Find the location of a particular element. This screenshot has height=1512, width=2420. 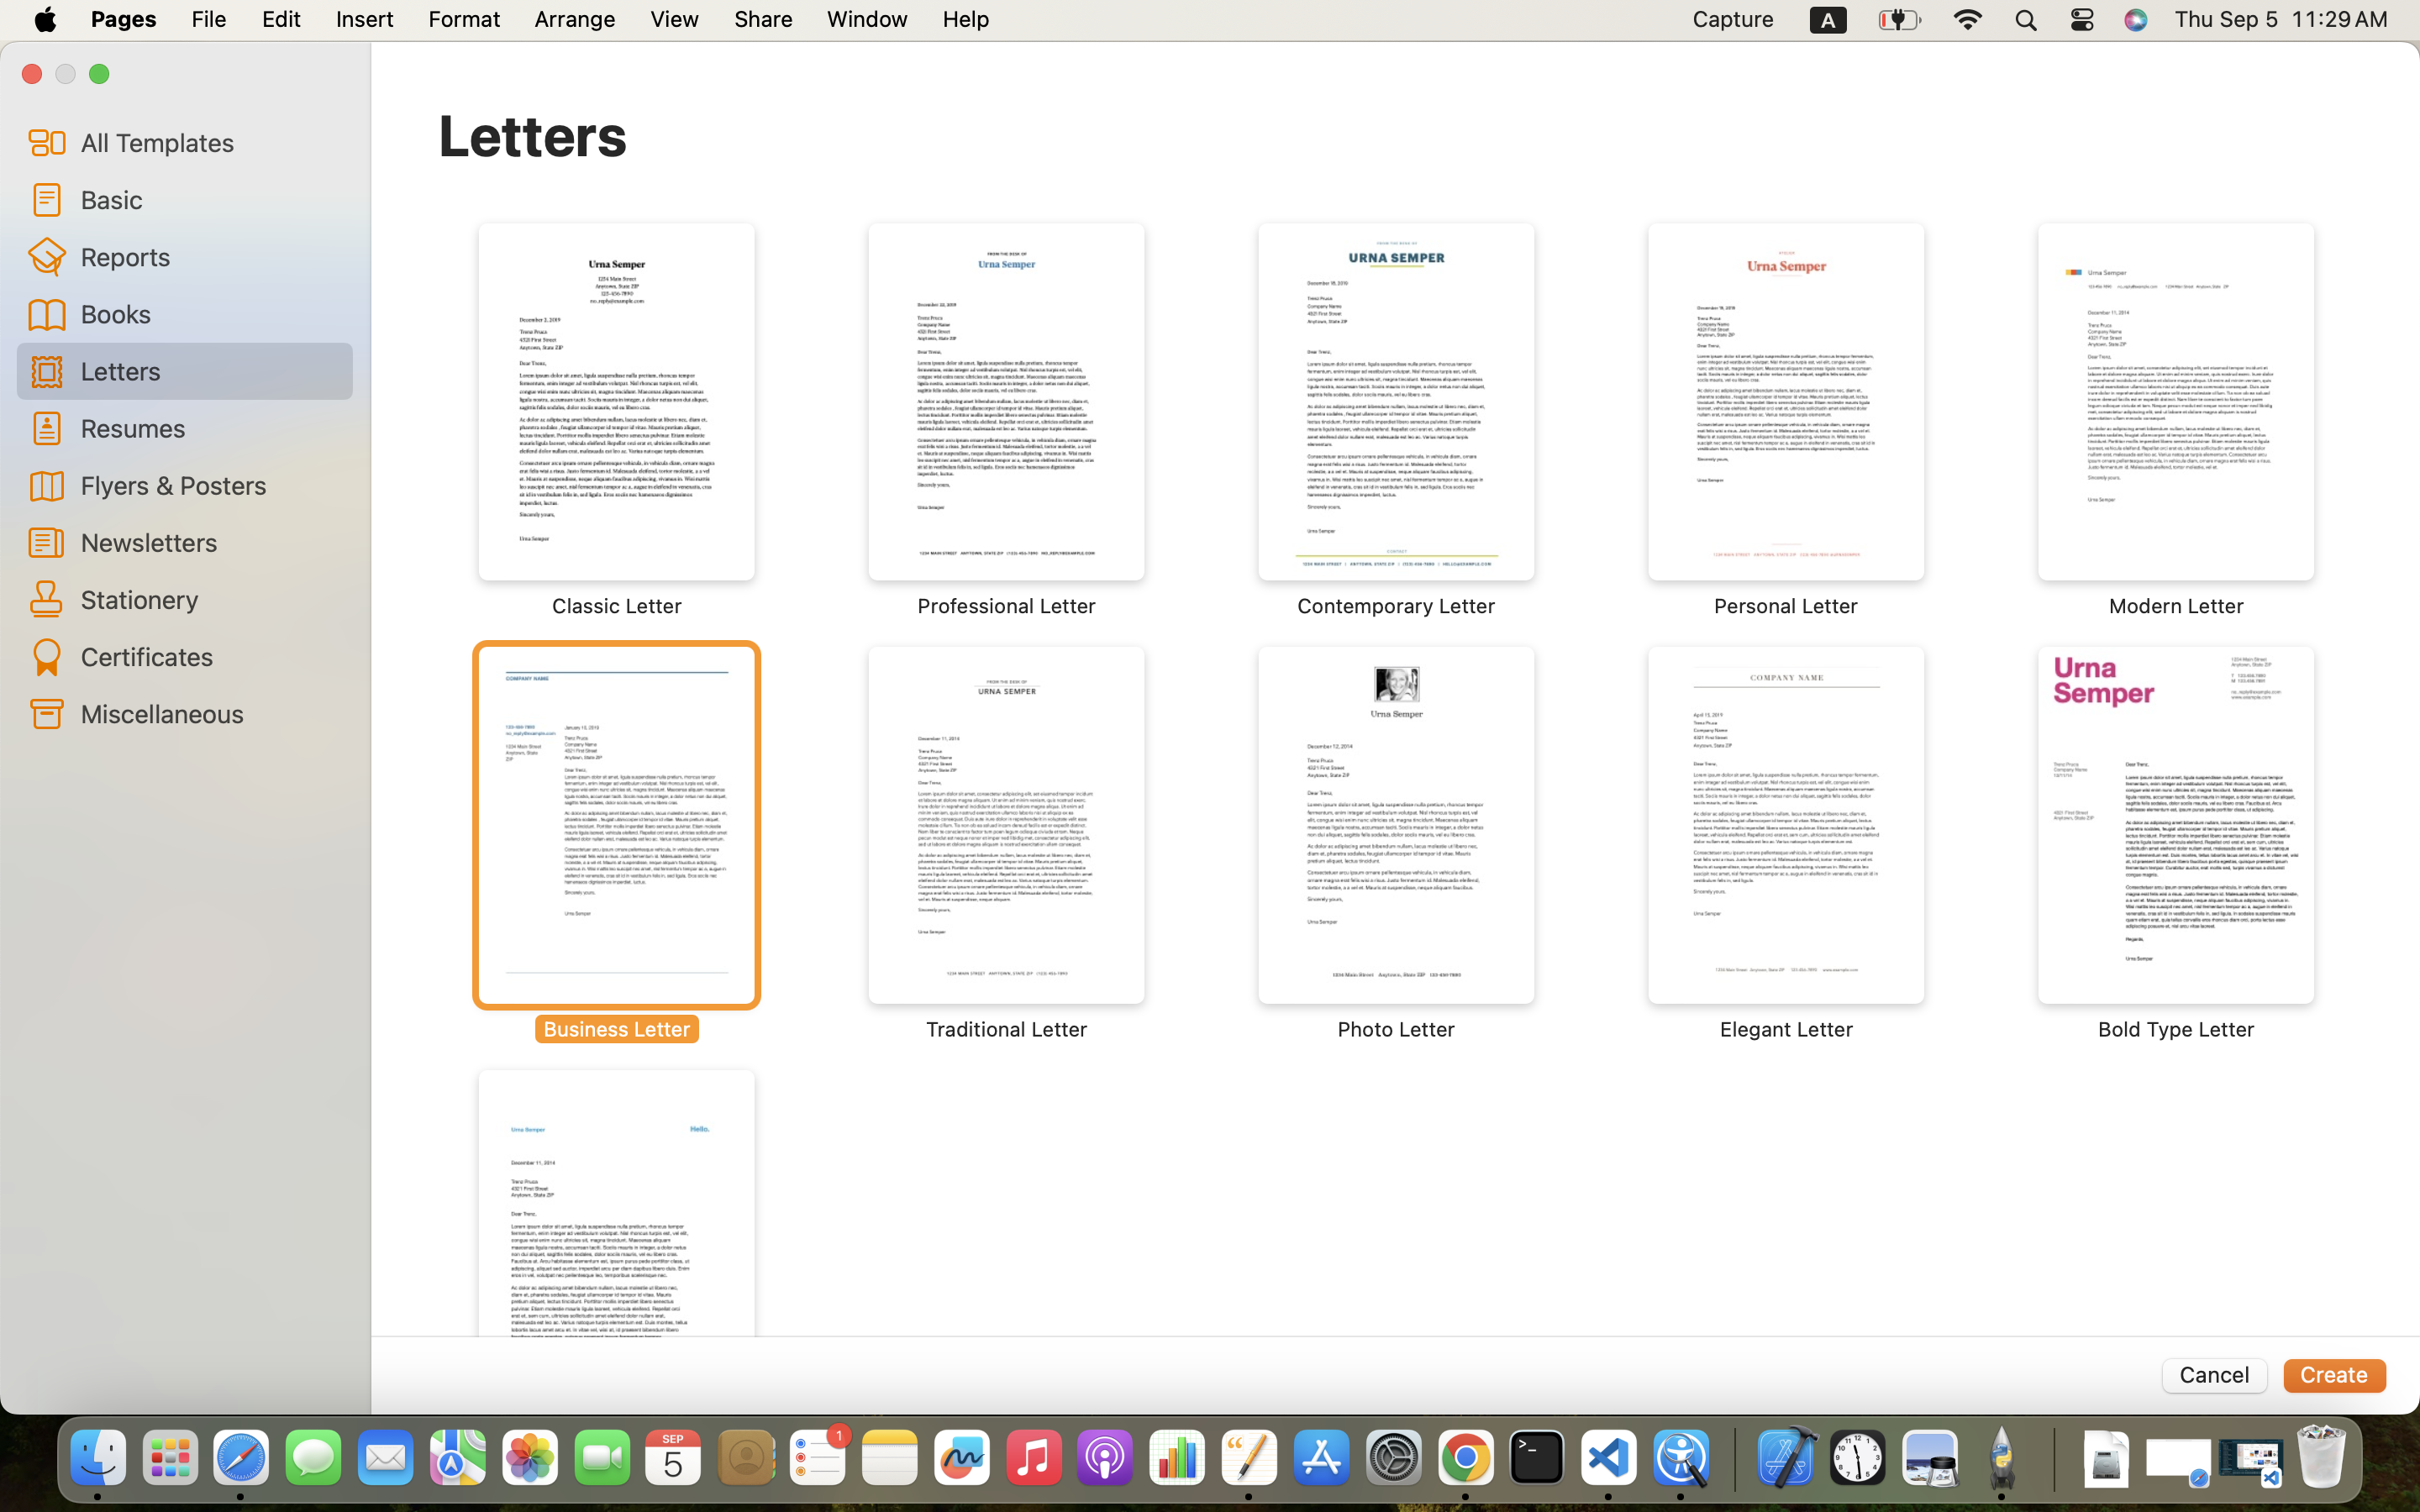

'Stationery' is located at coordinates (208, 598).